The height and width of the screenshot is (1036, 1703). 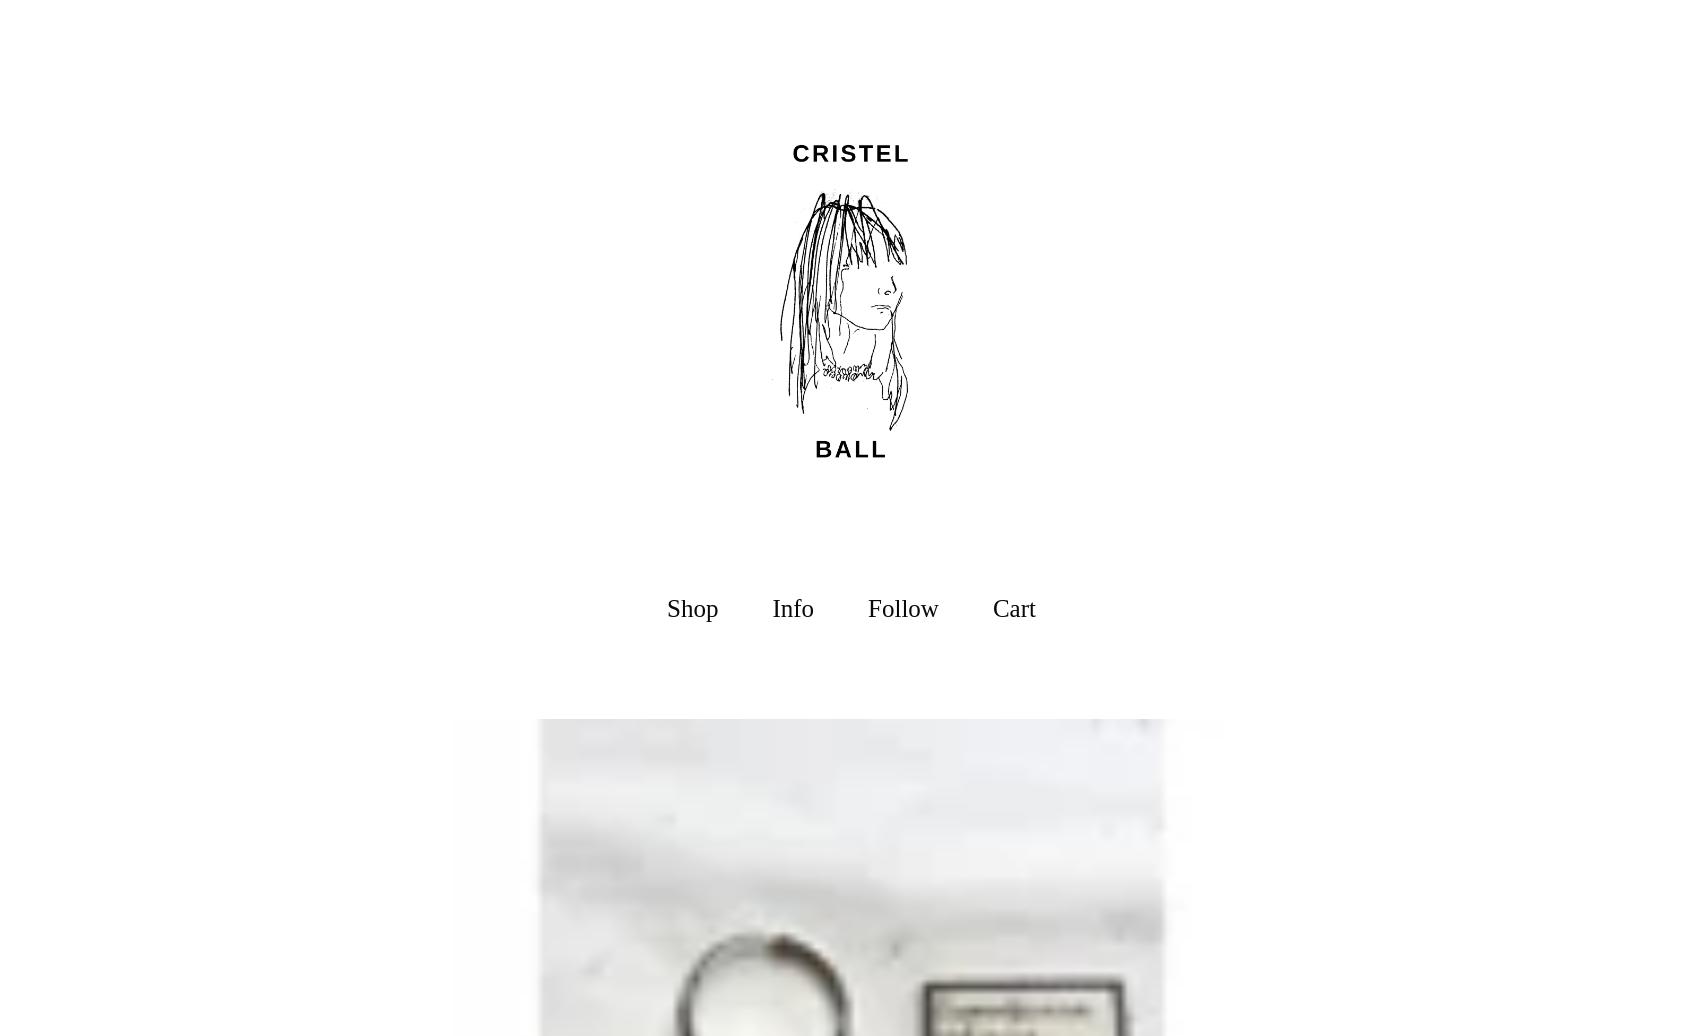 I want to click on 'Chokers', so click(x=665, y=830).